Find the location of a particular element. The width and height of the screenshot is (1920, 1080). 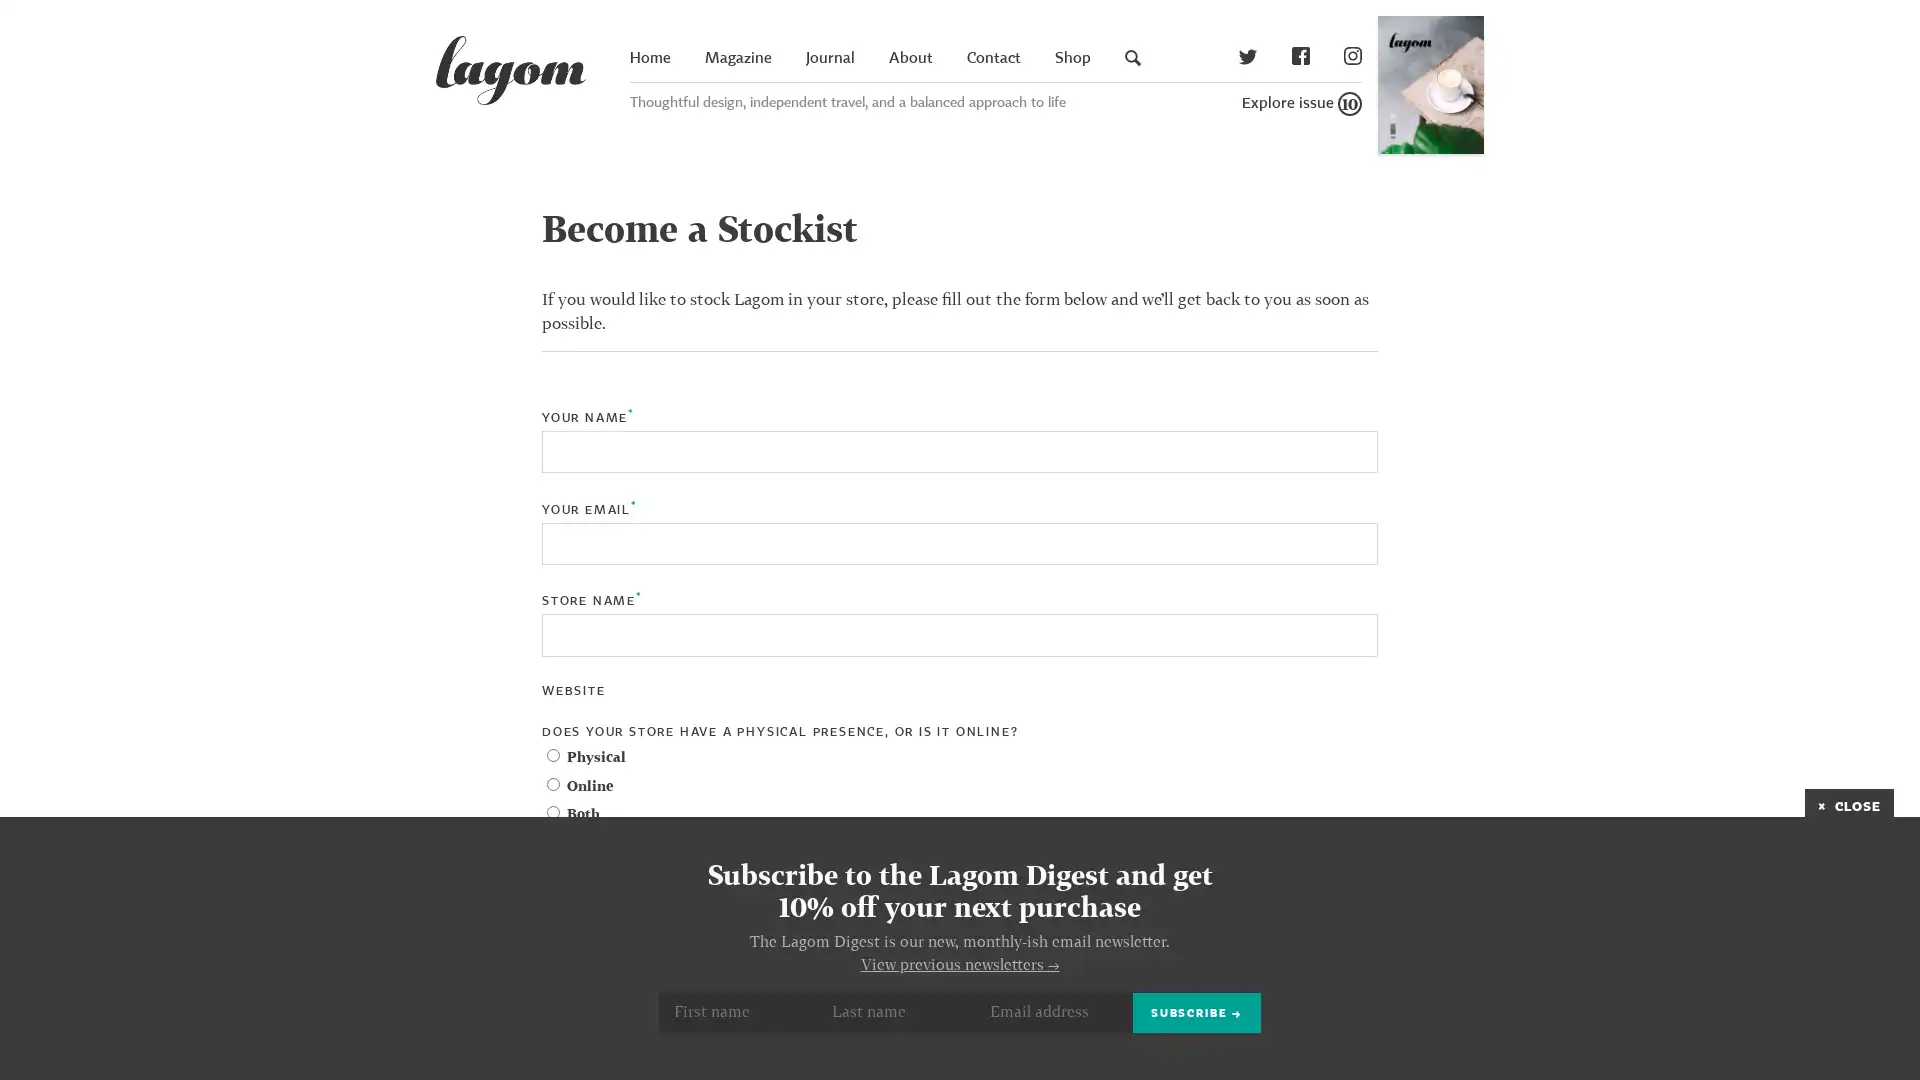

Subscribe is located at coordinates (1196, 1012).